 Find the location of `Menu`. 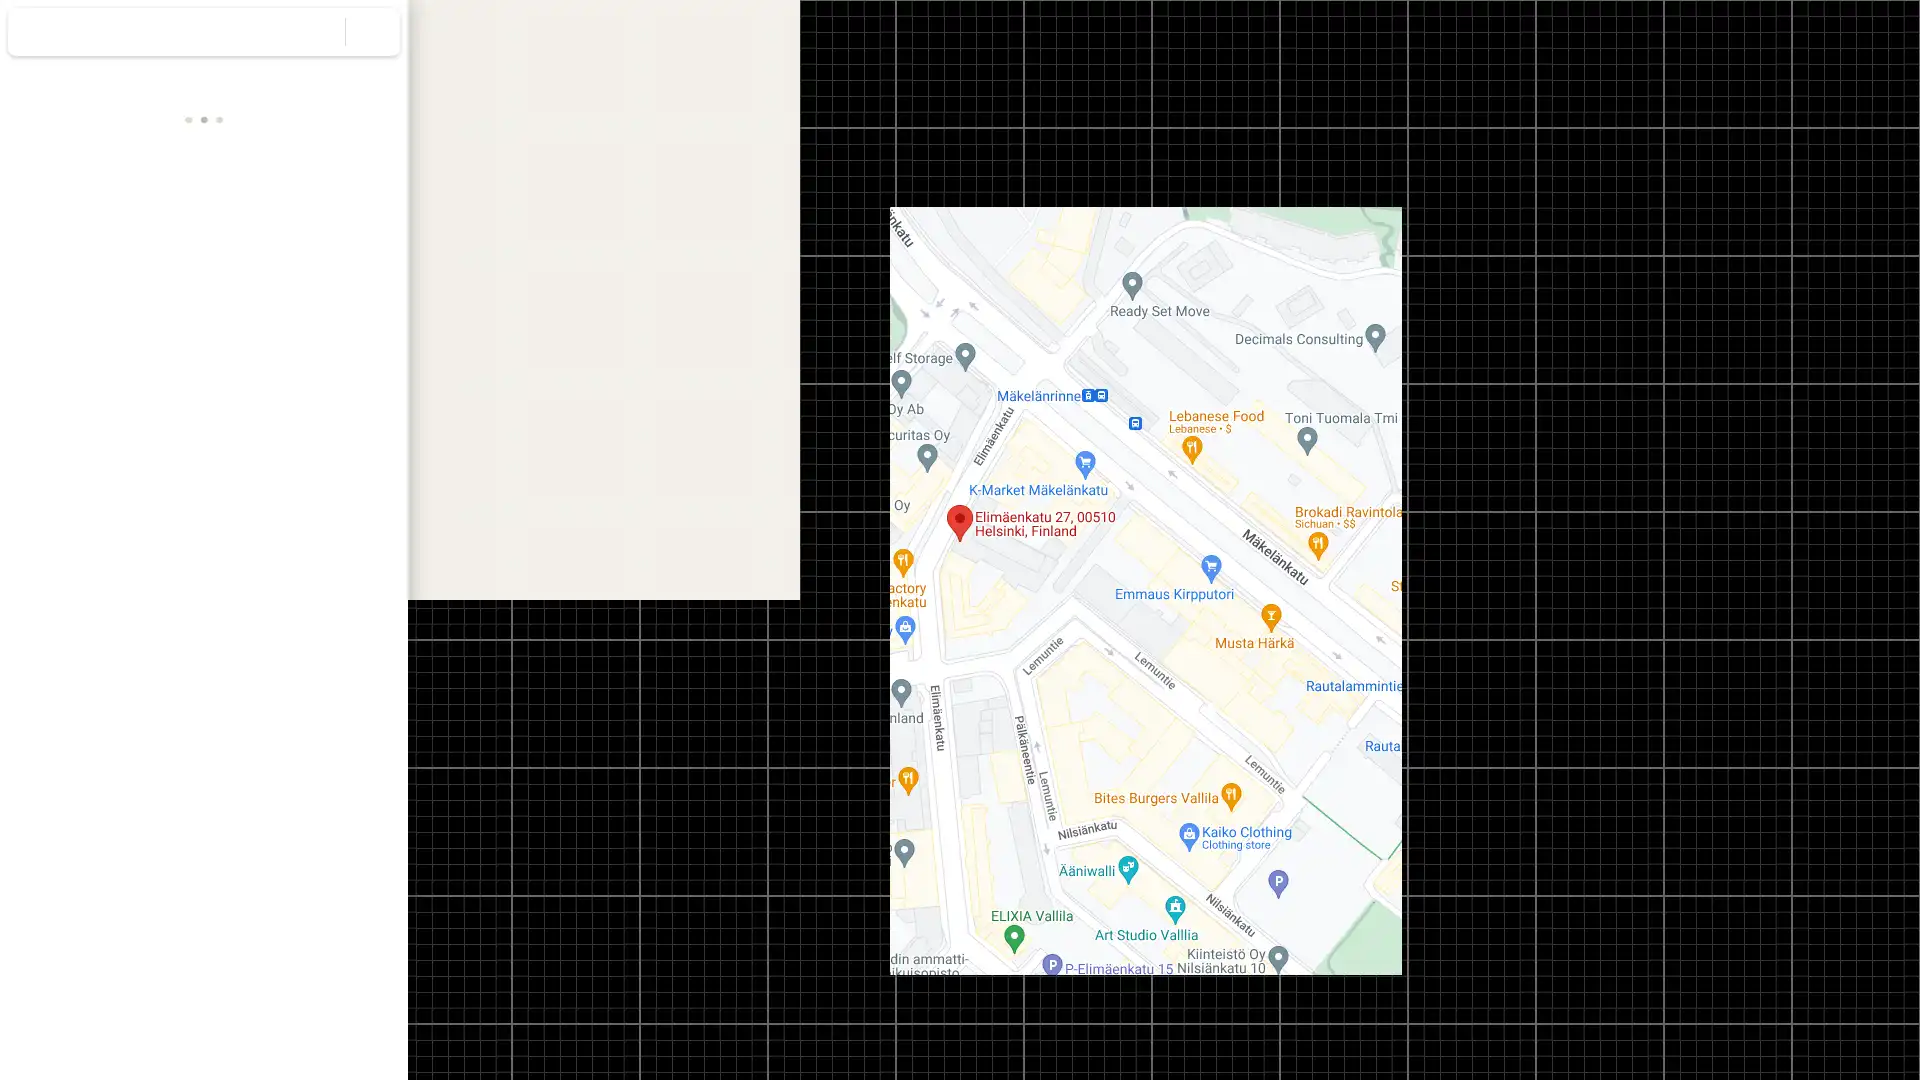

Menu is located at coordinates (35, 34).